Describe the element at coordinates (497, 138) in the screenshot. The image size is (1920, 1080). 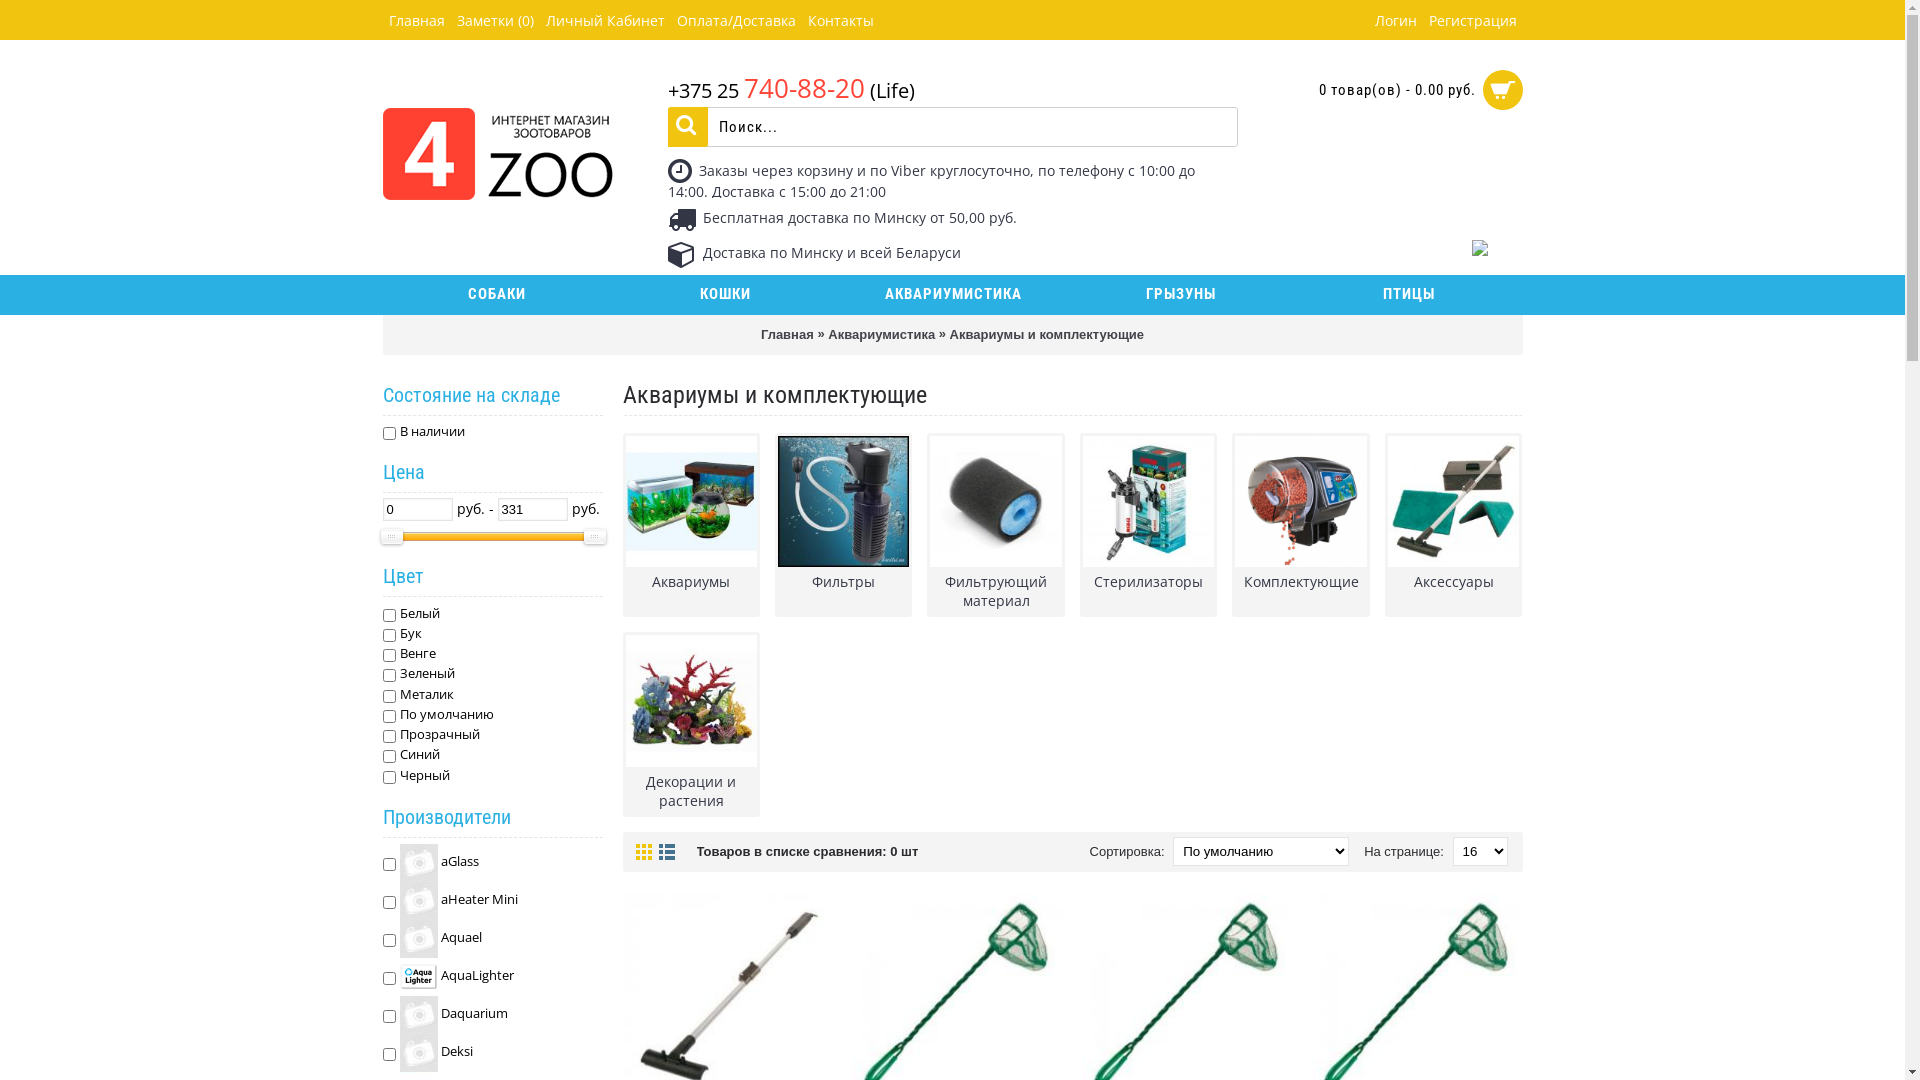
I see `'4ZOO.BY'` at that location.